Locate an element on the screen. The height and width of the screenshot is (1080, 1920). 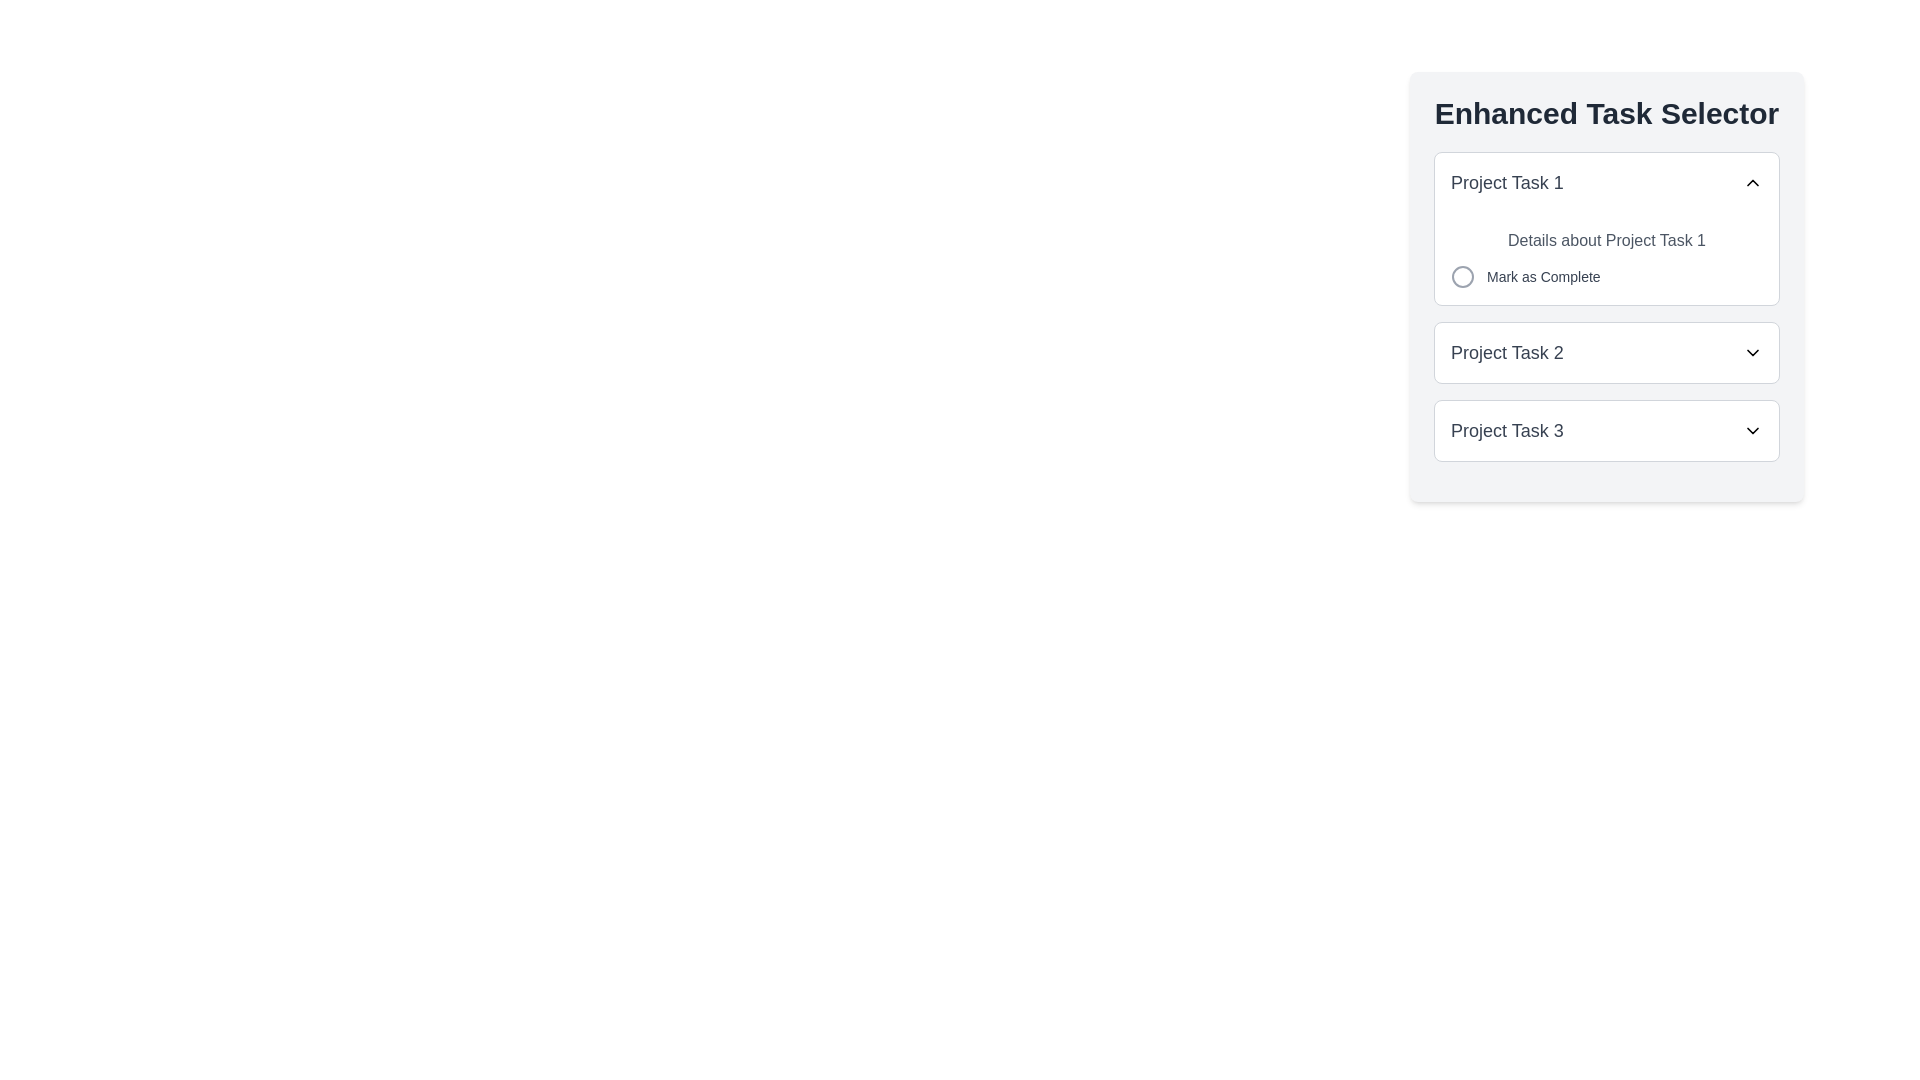
the downward chevron SVG icon located next to the text 'Project Task 2' is located at coordinates (1751, 352).